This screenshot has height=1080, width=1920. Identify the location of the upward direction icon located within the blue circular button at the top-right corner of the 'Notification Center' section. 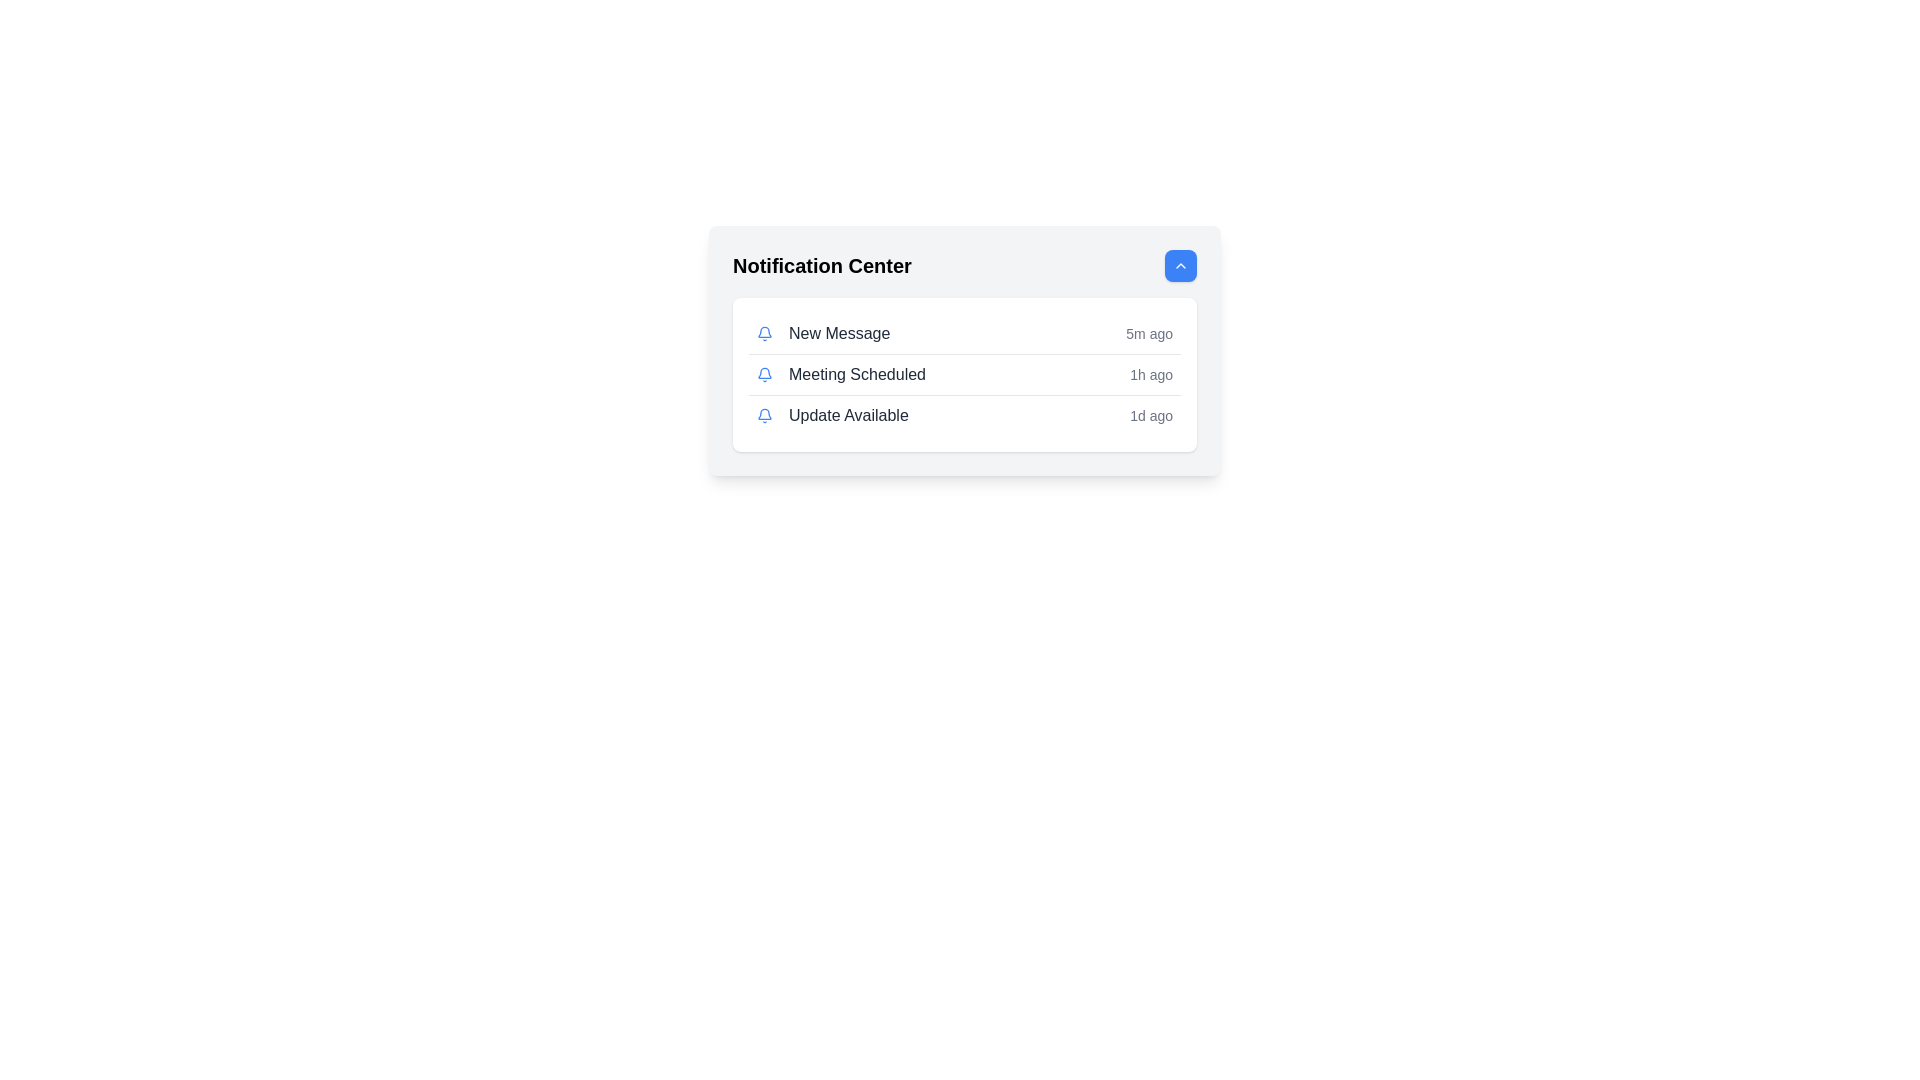
(1180, 265).